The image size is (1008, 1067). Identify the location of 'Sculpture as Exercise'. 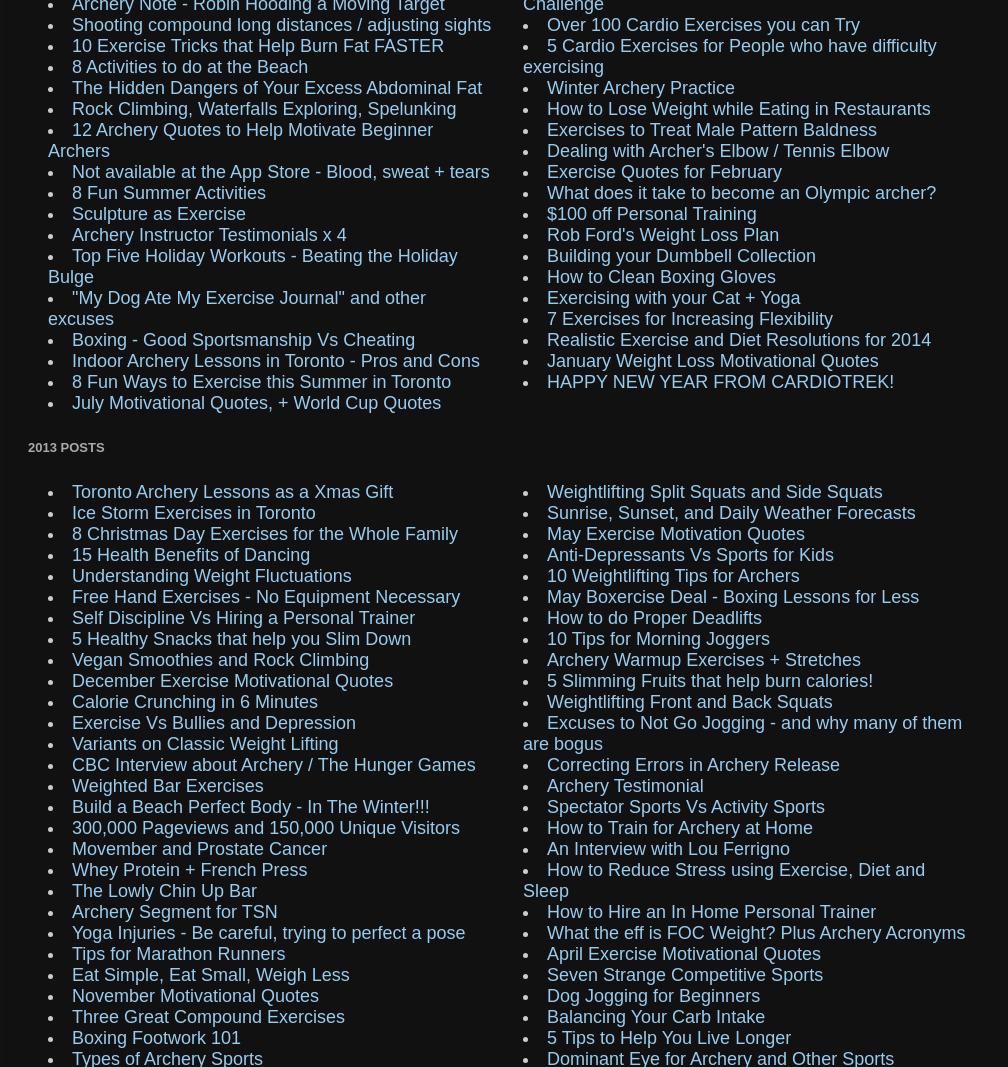
(158, 212).